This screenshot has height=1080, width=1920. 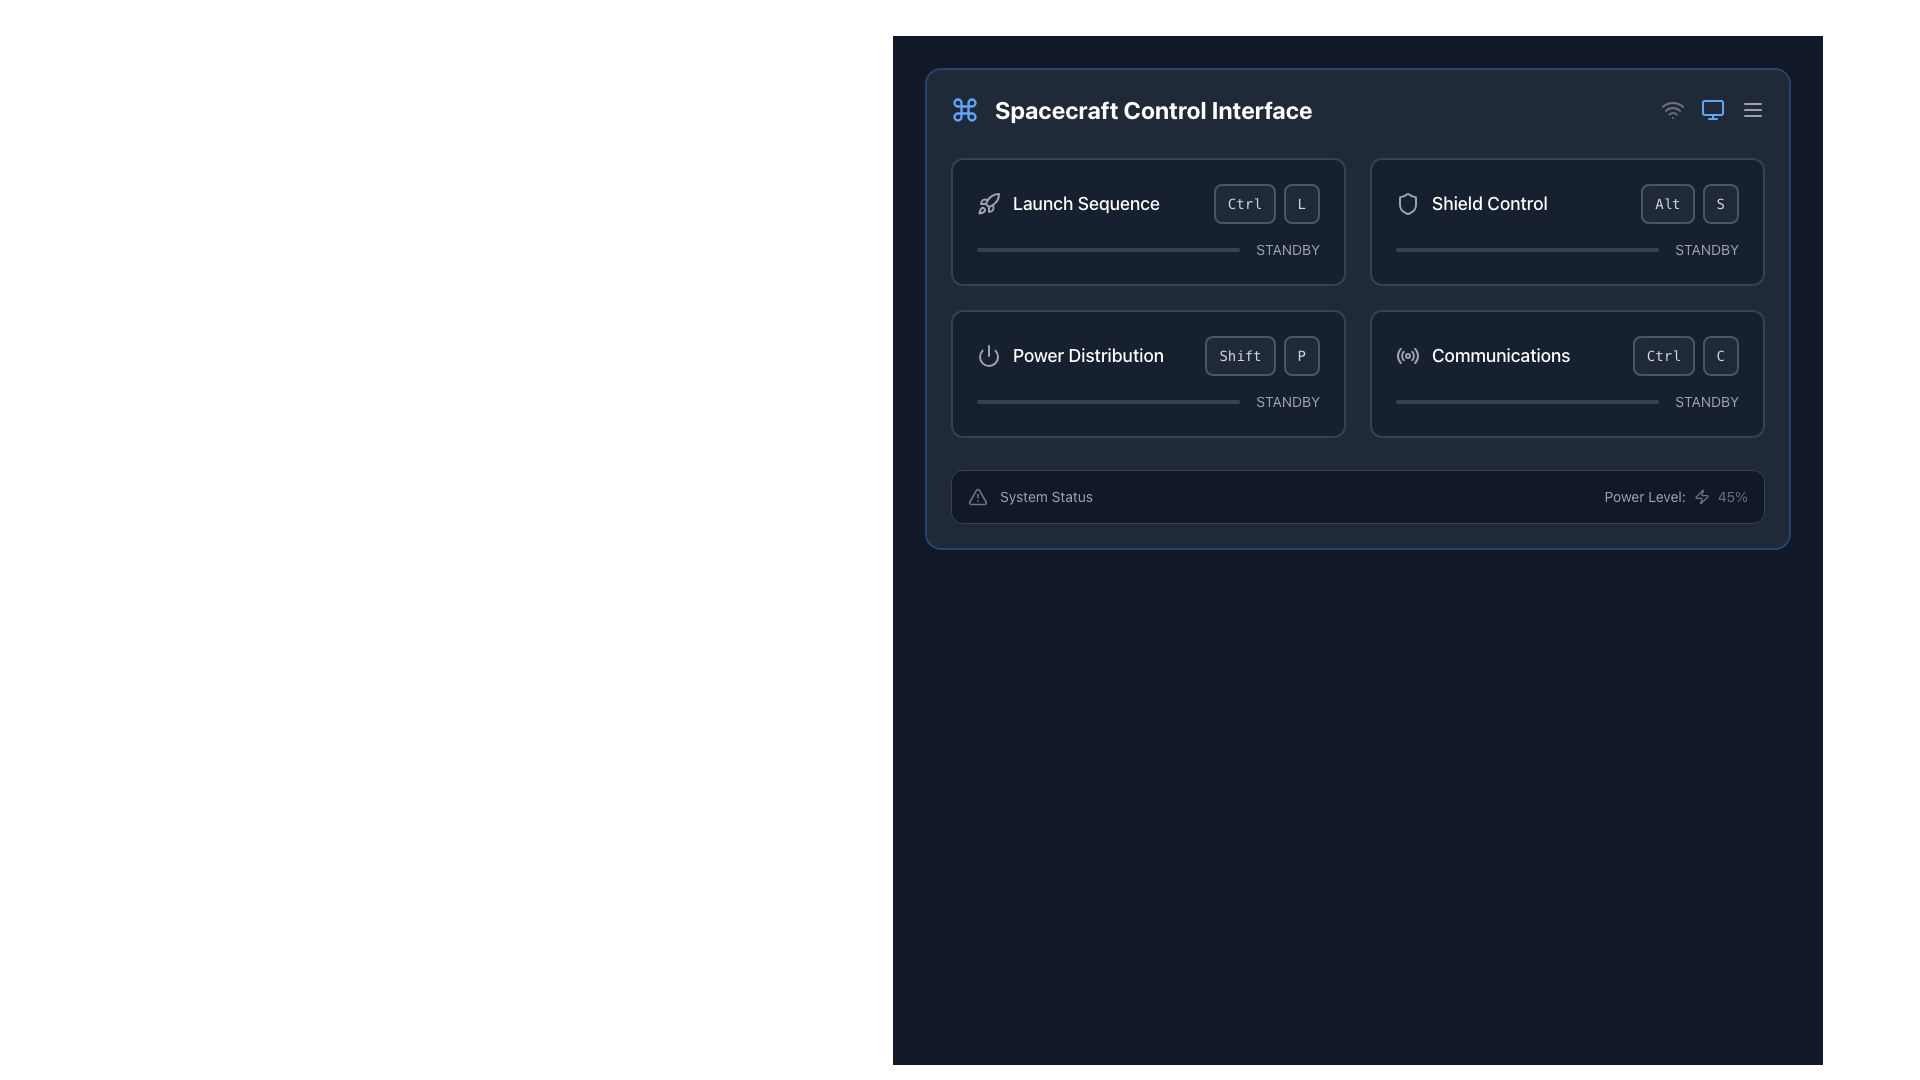 What do you see at coordinates (1474, 249) in the screenshot?
I see `the shield control` at bounding box center [1474, 249].